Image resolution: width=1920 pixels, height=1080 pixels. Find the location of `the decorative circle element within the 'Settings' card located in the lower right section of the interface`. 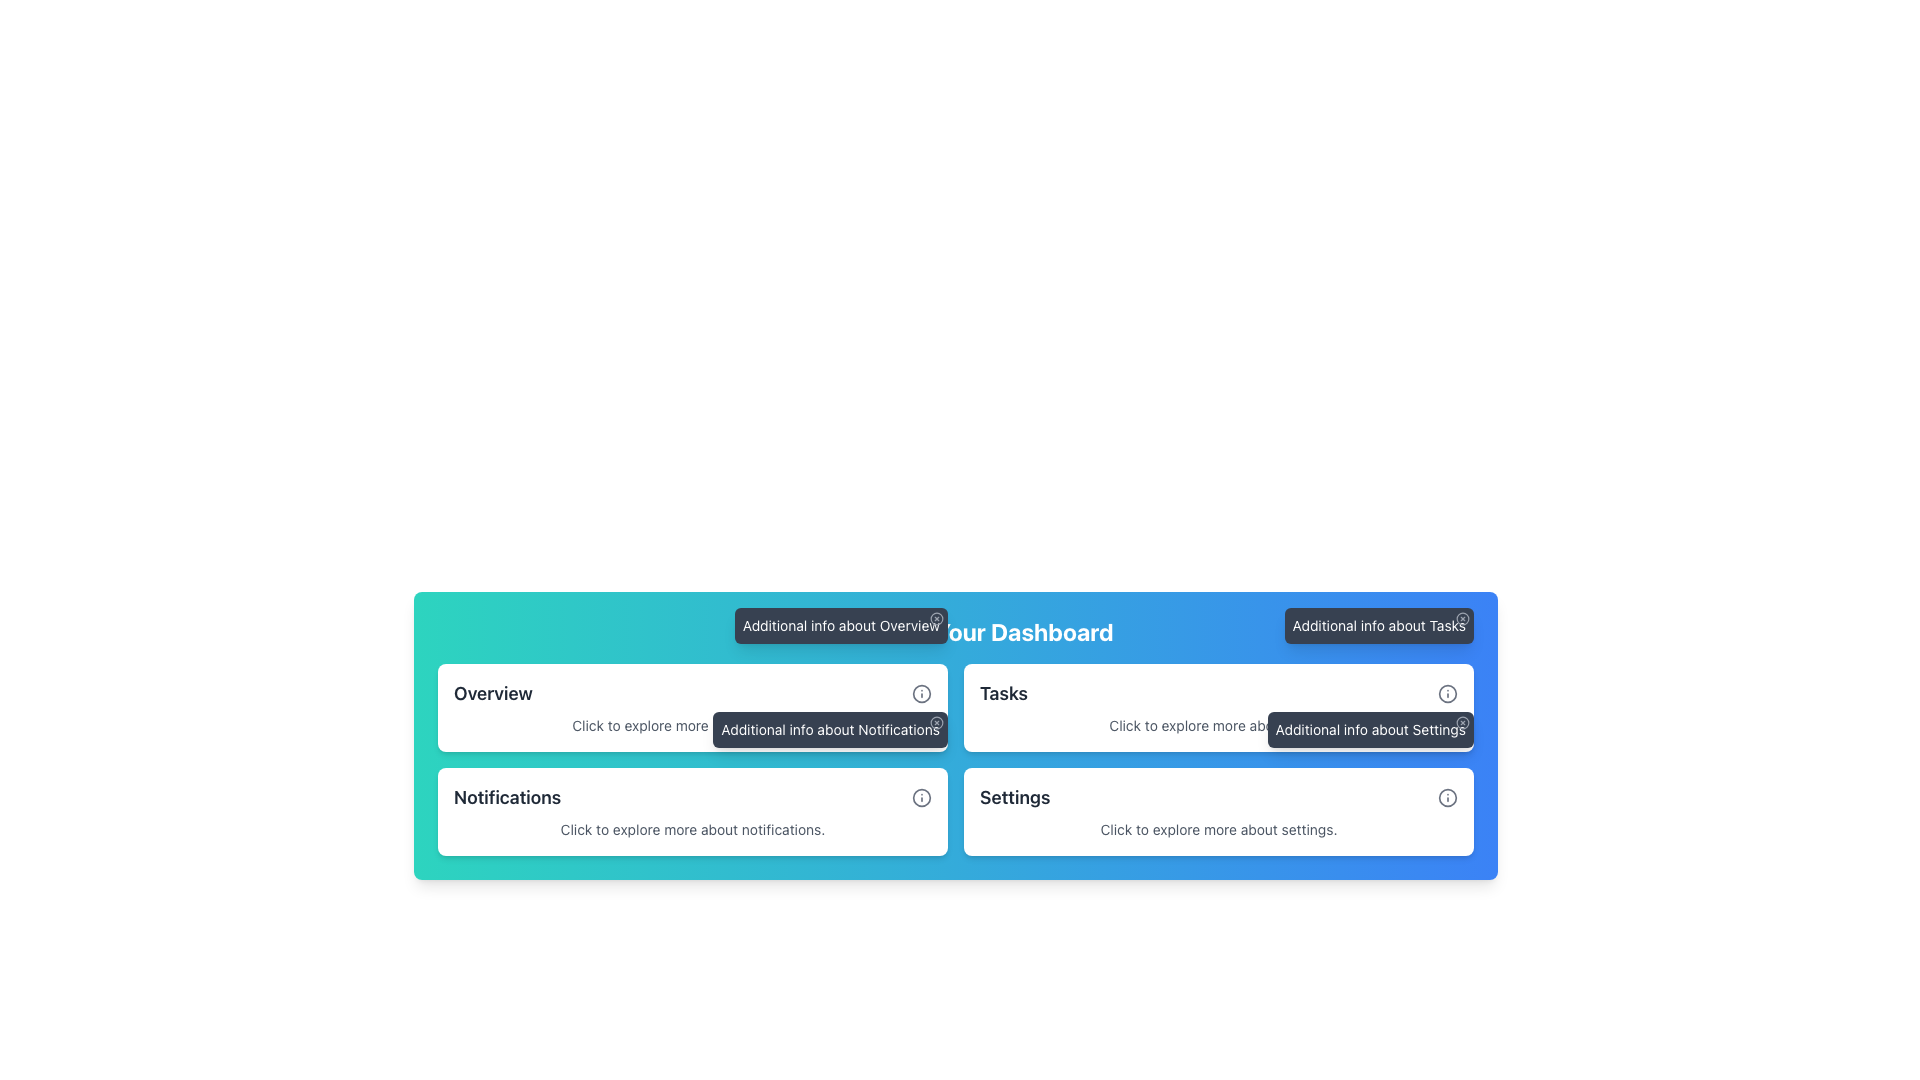

the decorative circle element within the 'Settings' card located in the lower right section of the interface is located at coordinates (1448, 797).